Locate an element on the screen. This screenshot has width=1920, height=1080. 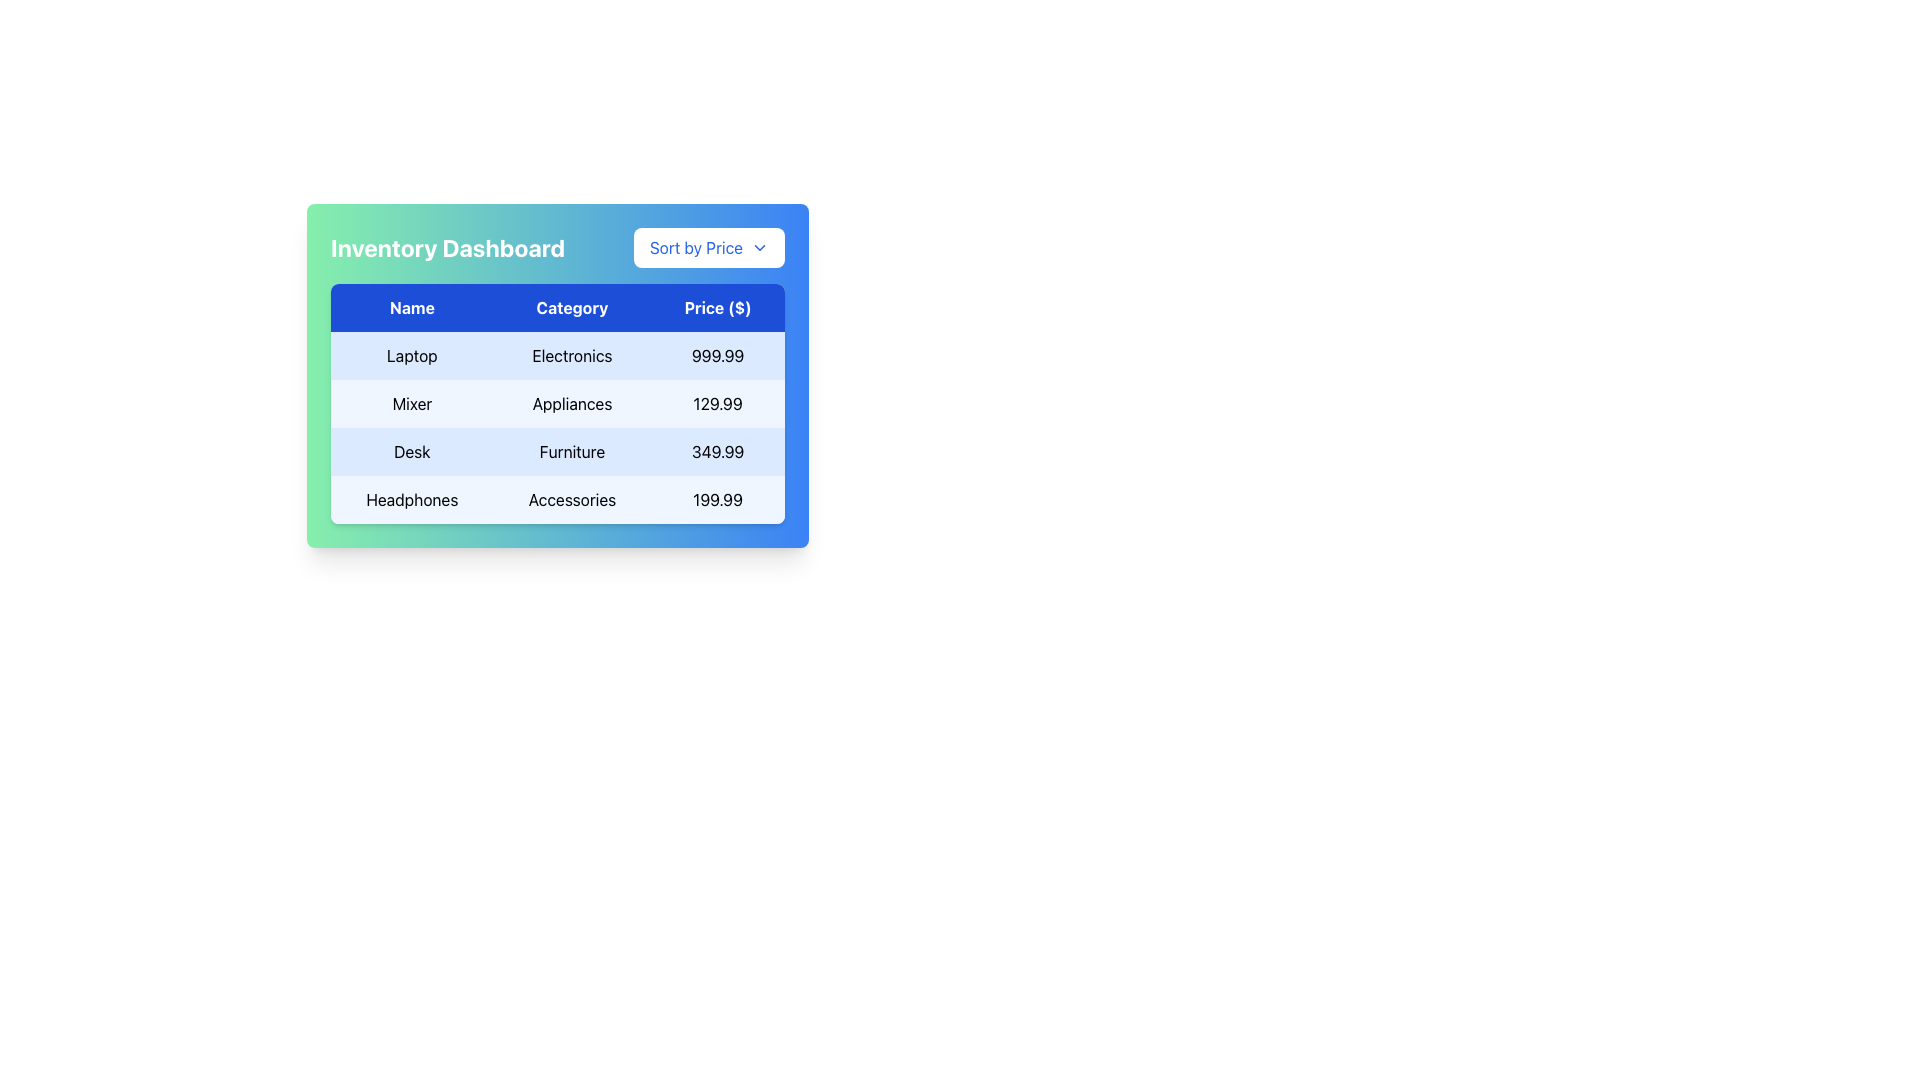
the text display showing '999.99' in bold black font, located in the price column of the first row under 'Price ($)' is located at coordinates (718, 354).